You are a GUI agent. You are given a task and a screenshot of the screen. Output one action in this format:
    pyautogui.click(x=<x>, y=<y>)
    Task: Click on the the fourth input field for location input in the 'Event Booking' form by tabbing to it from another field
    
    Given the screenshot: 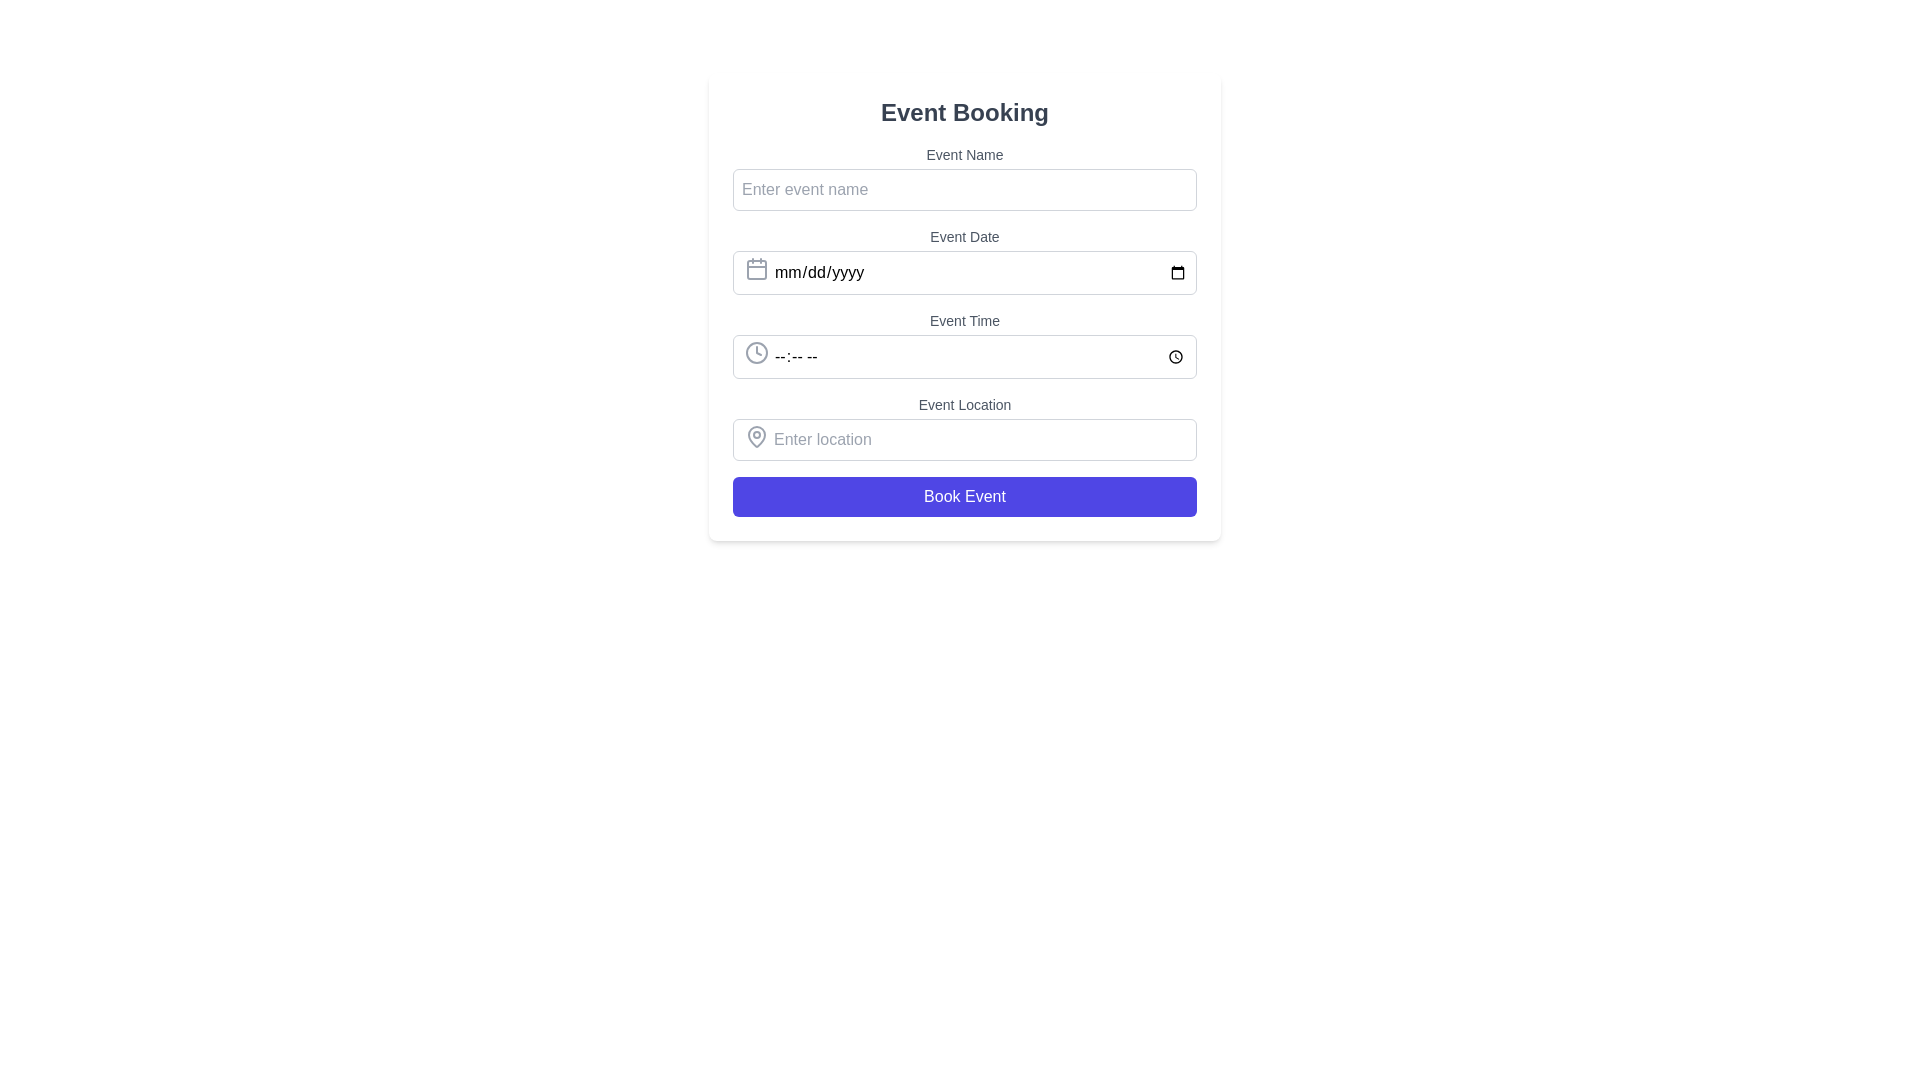 What is the action you would take?
    pyautogui.click(x=964, y=437)
    